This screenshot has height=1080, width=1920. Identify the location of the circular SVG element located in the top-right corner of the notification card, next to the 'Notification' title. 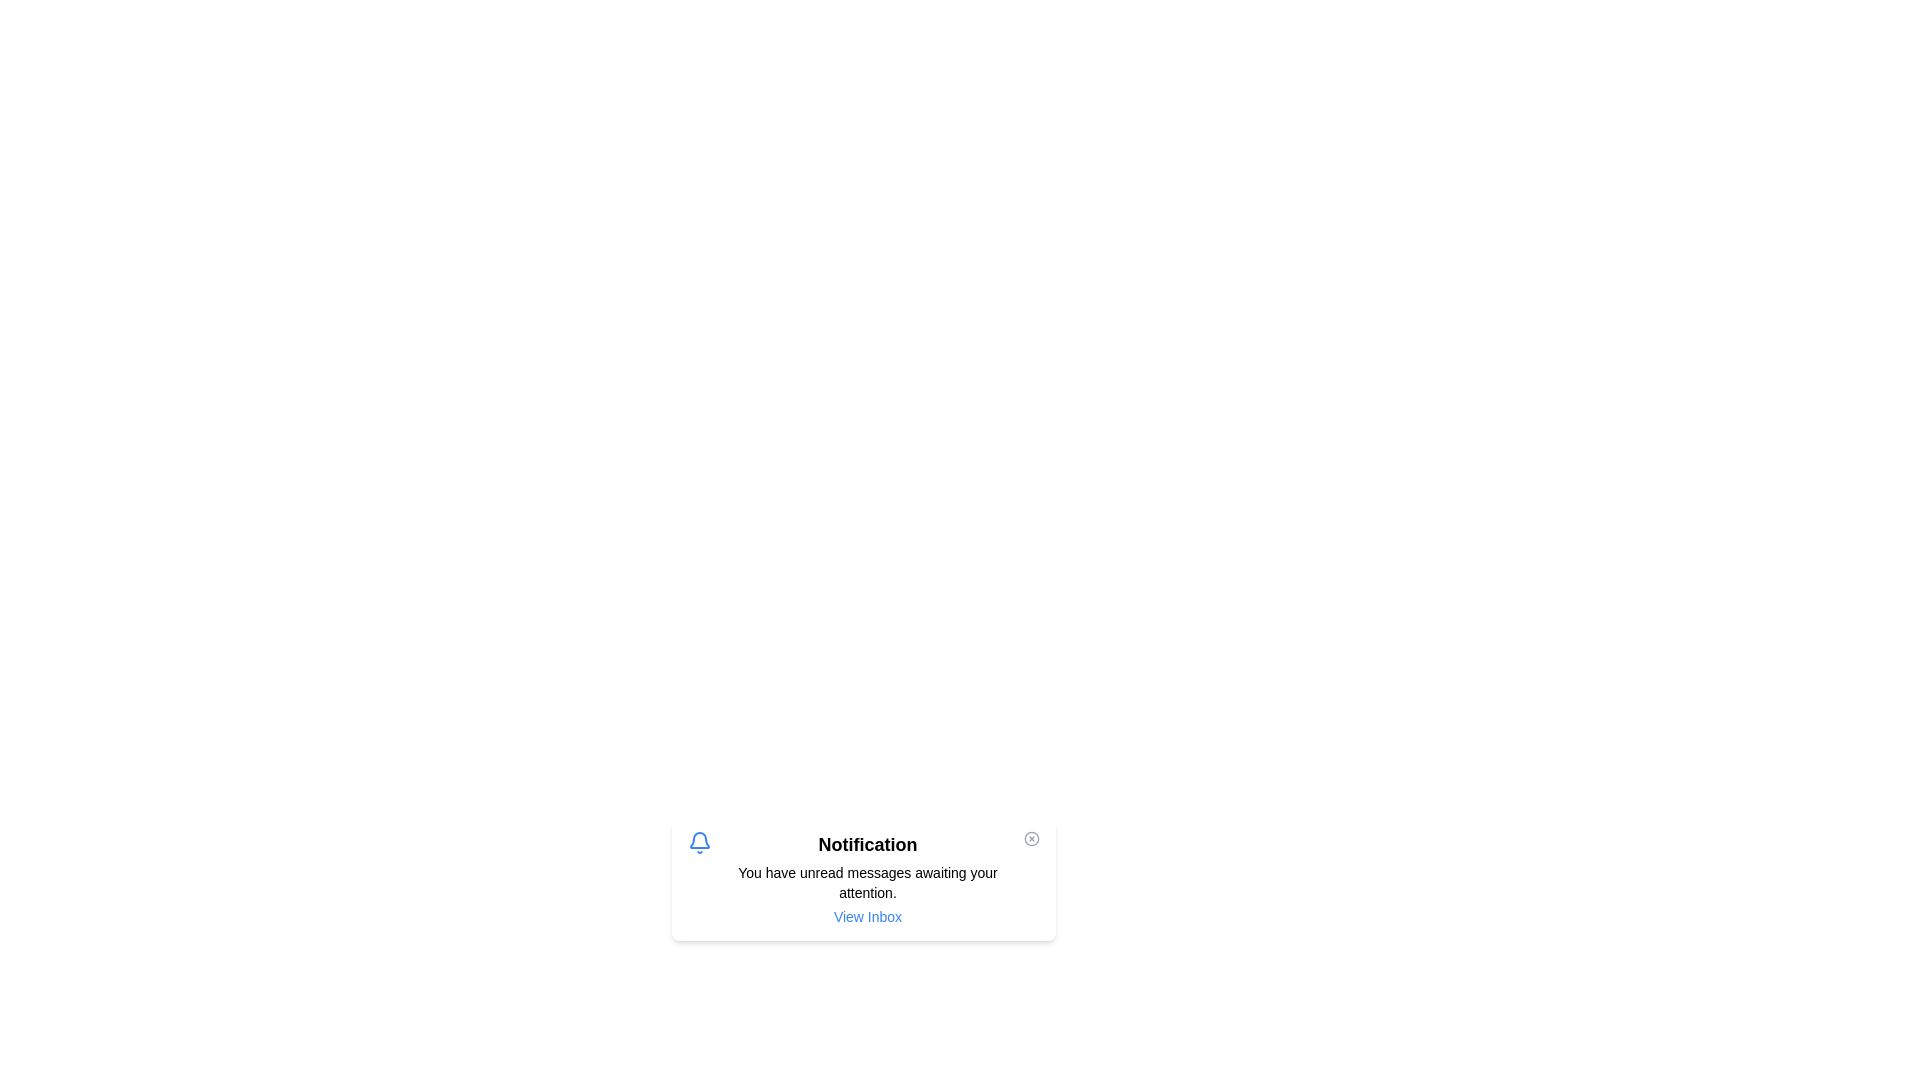
(1032, 839).